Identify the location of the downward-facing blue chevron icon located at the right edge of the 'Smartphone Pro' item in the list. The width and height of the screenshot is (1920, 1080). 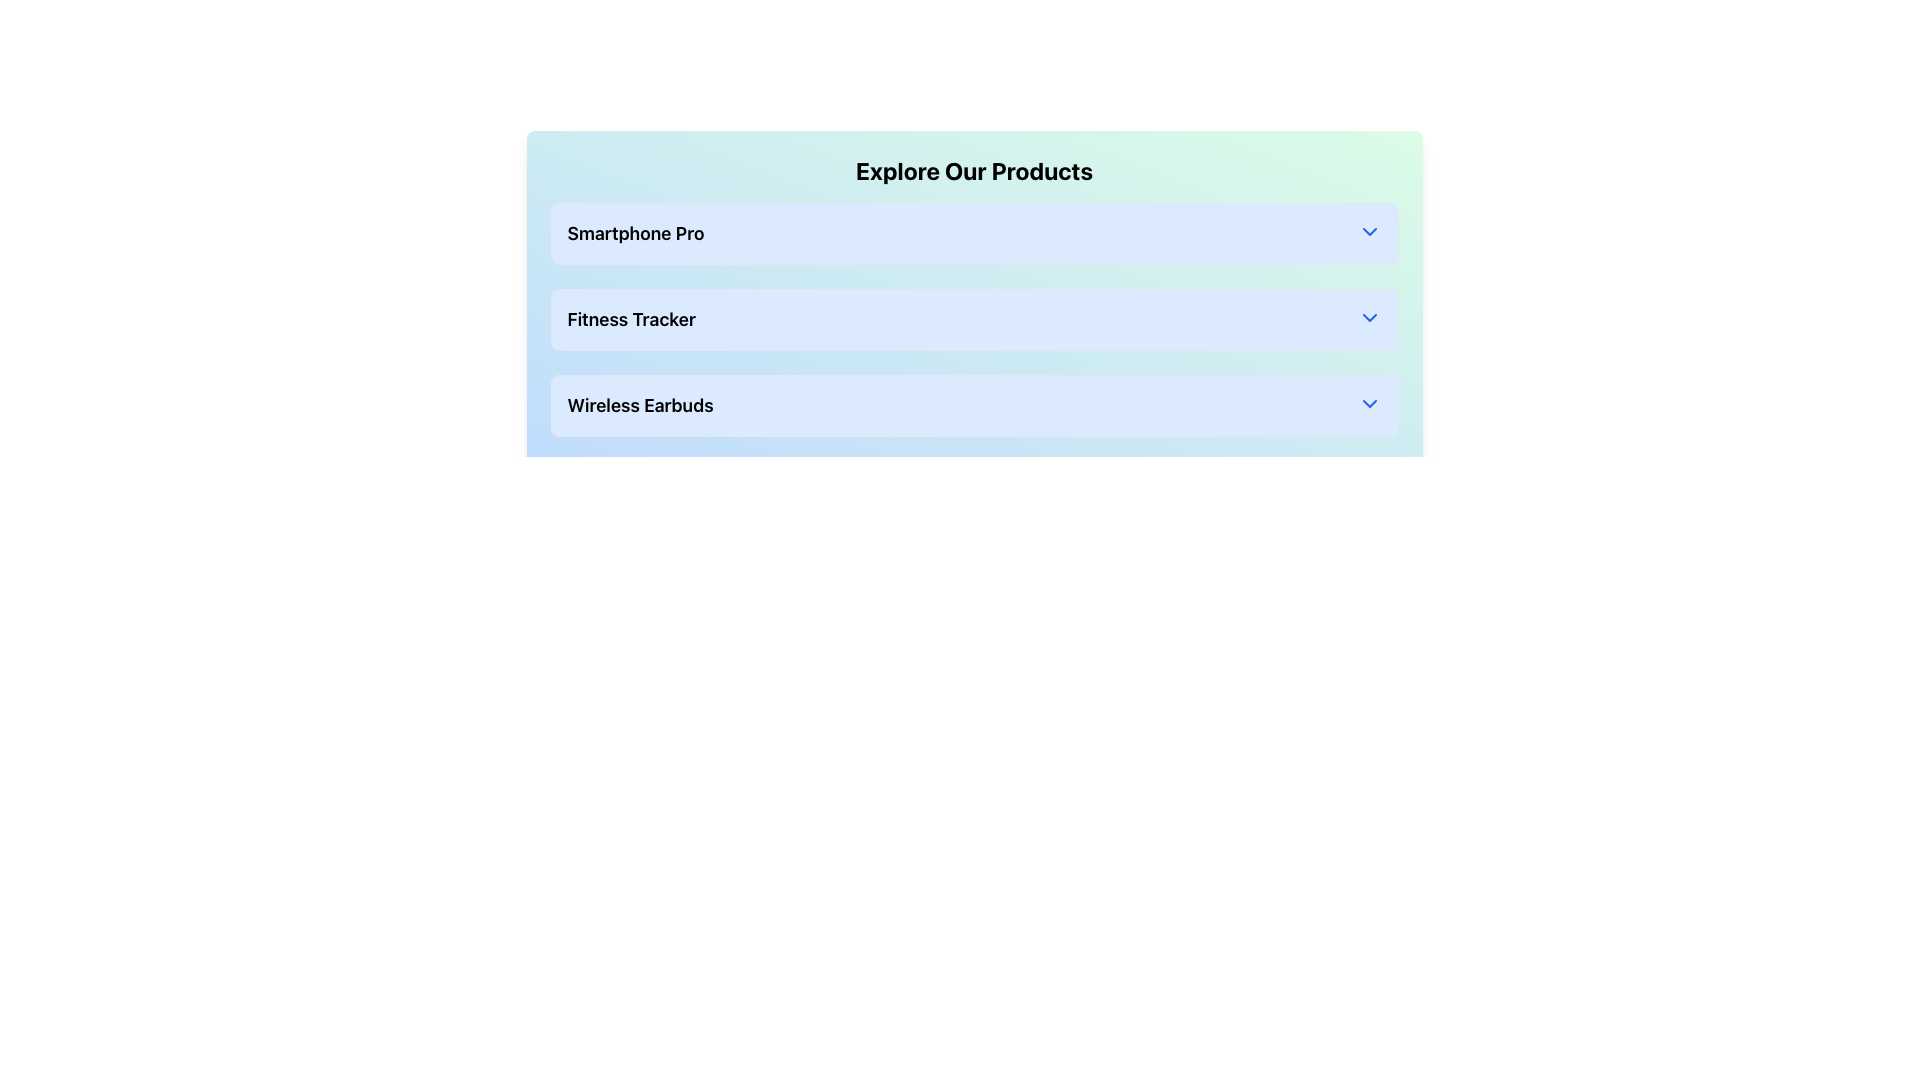
(1368, 230).